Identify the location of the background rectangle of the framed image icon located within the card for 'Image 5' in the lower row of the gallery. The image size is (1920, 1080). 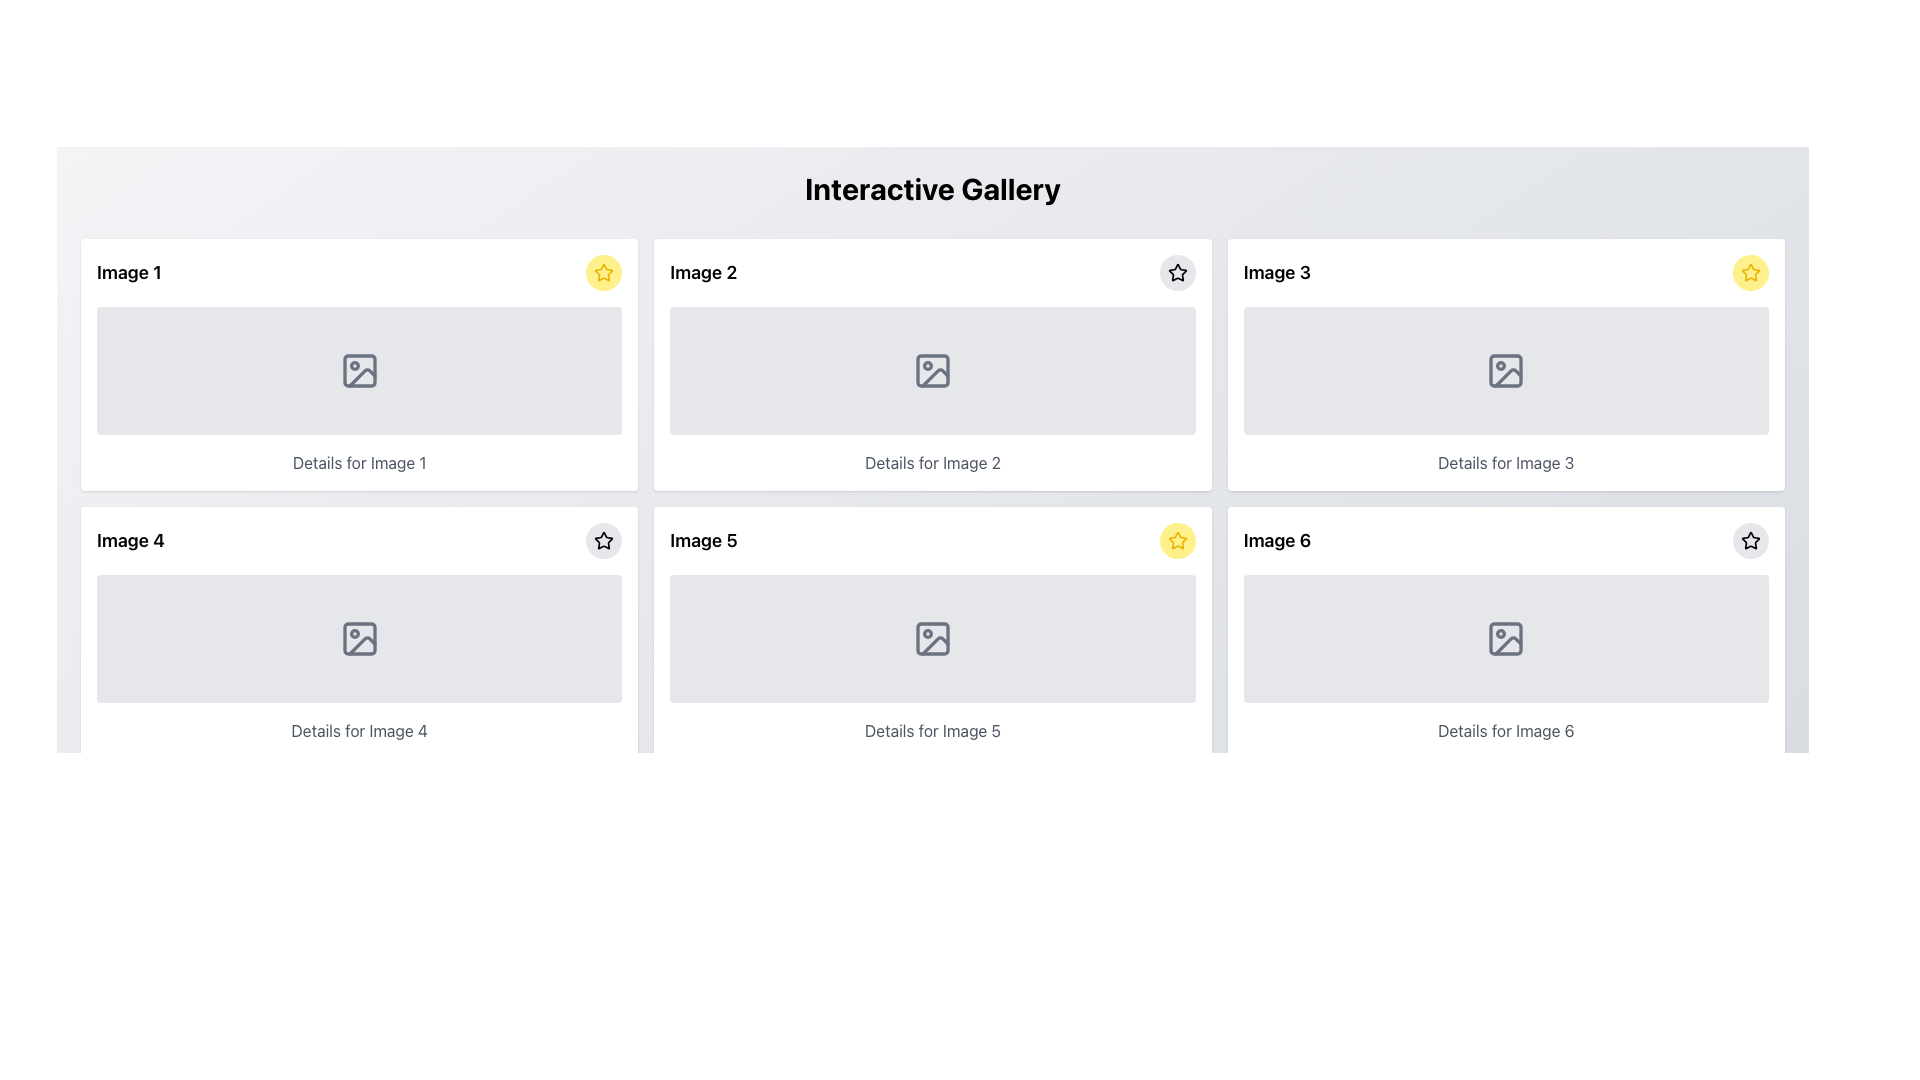
(931, 639).